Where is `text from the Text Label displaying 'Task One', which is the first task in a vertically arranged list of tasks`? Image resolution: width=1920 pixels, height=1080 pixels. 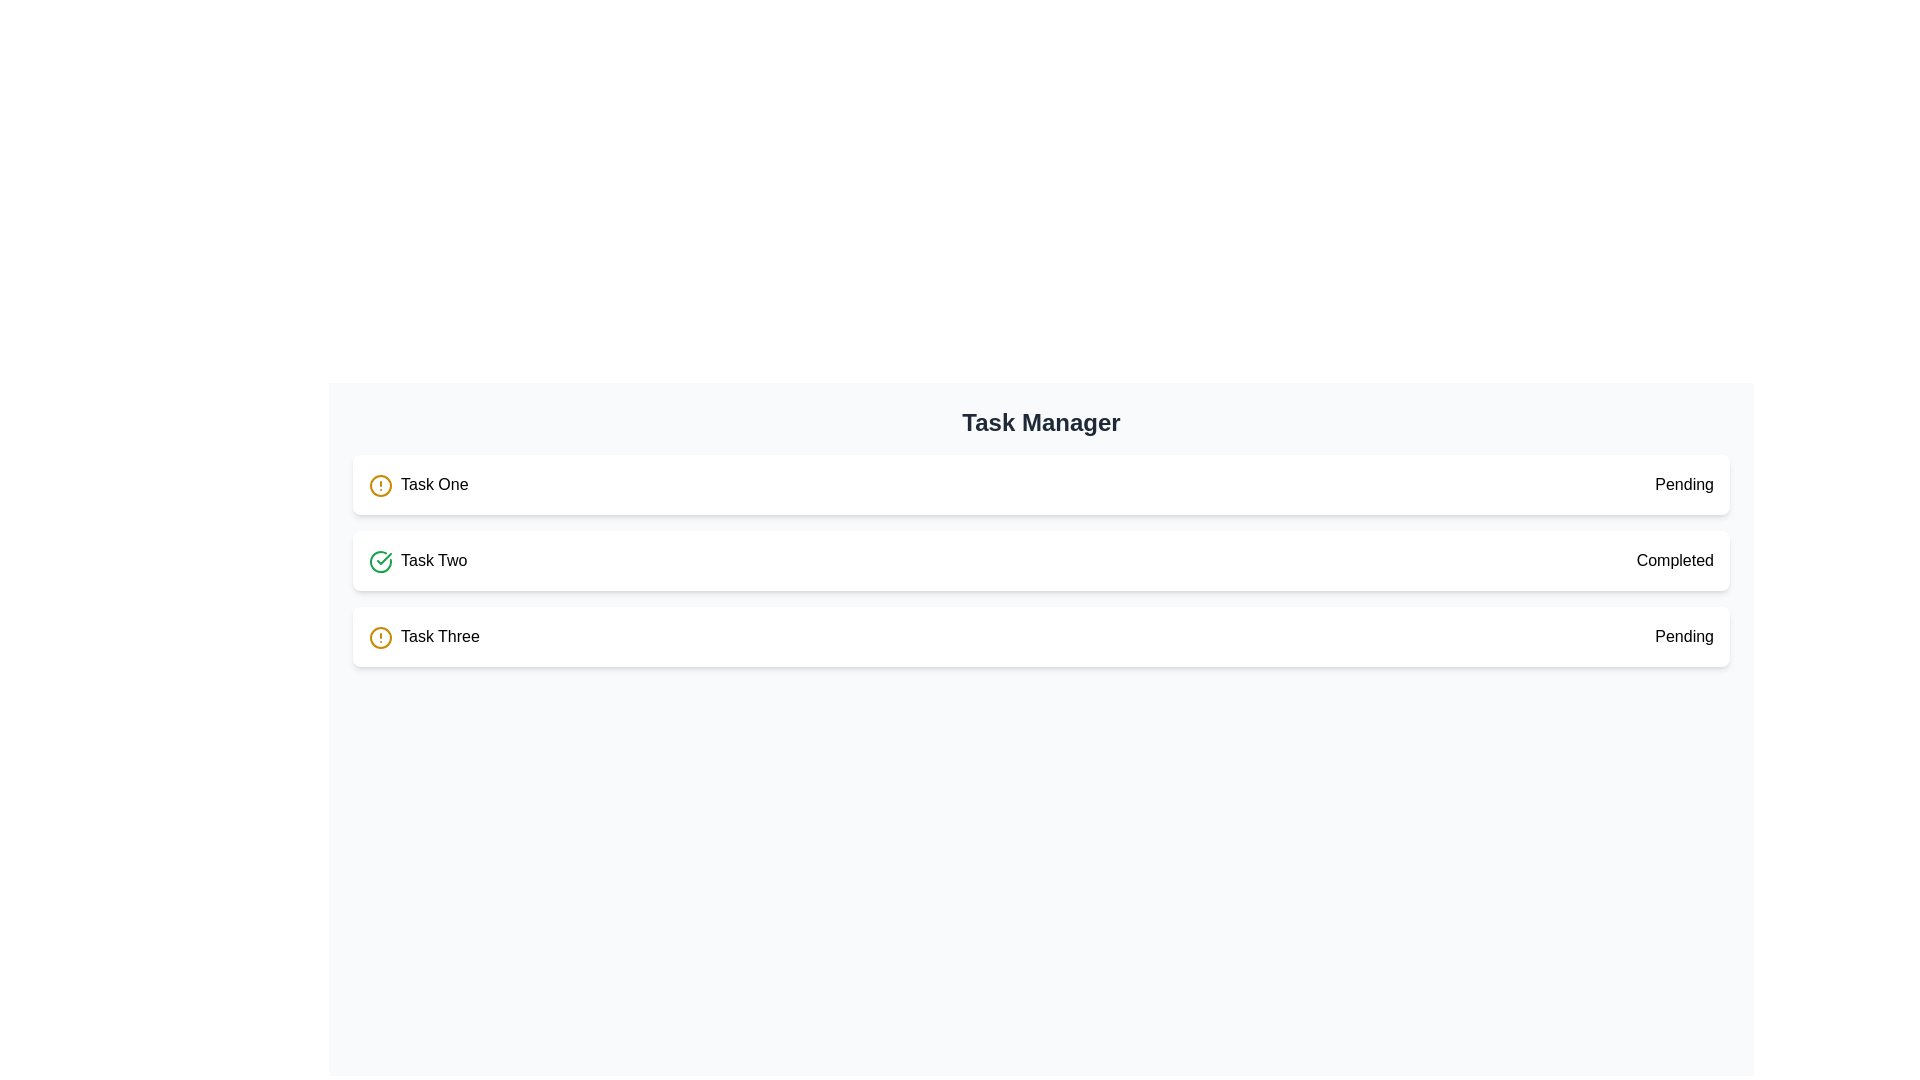 text from the Text Label displaying 'Task One', which is the first task in a vertically arranged list of tasks is located at coordinates (433, 485).